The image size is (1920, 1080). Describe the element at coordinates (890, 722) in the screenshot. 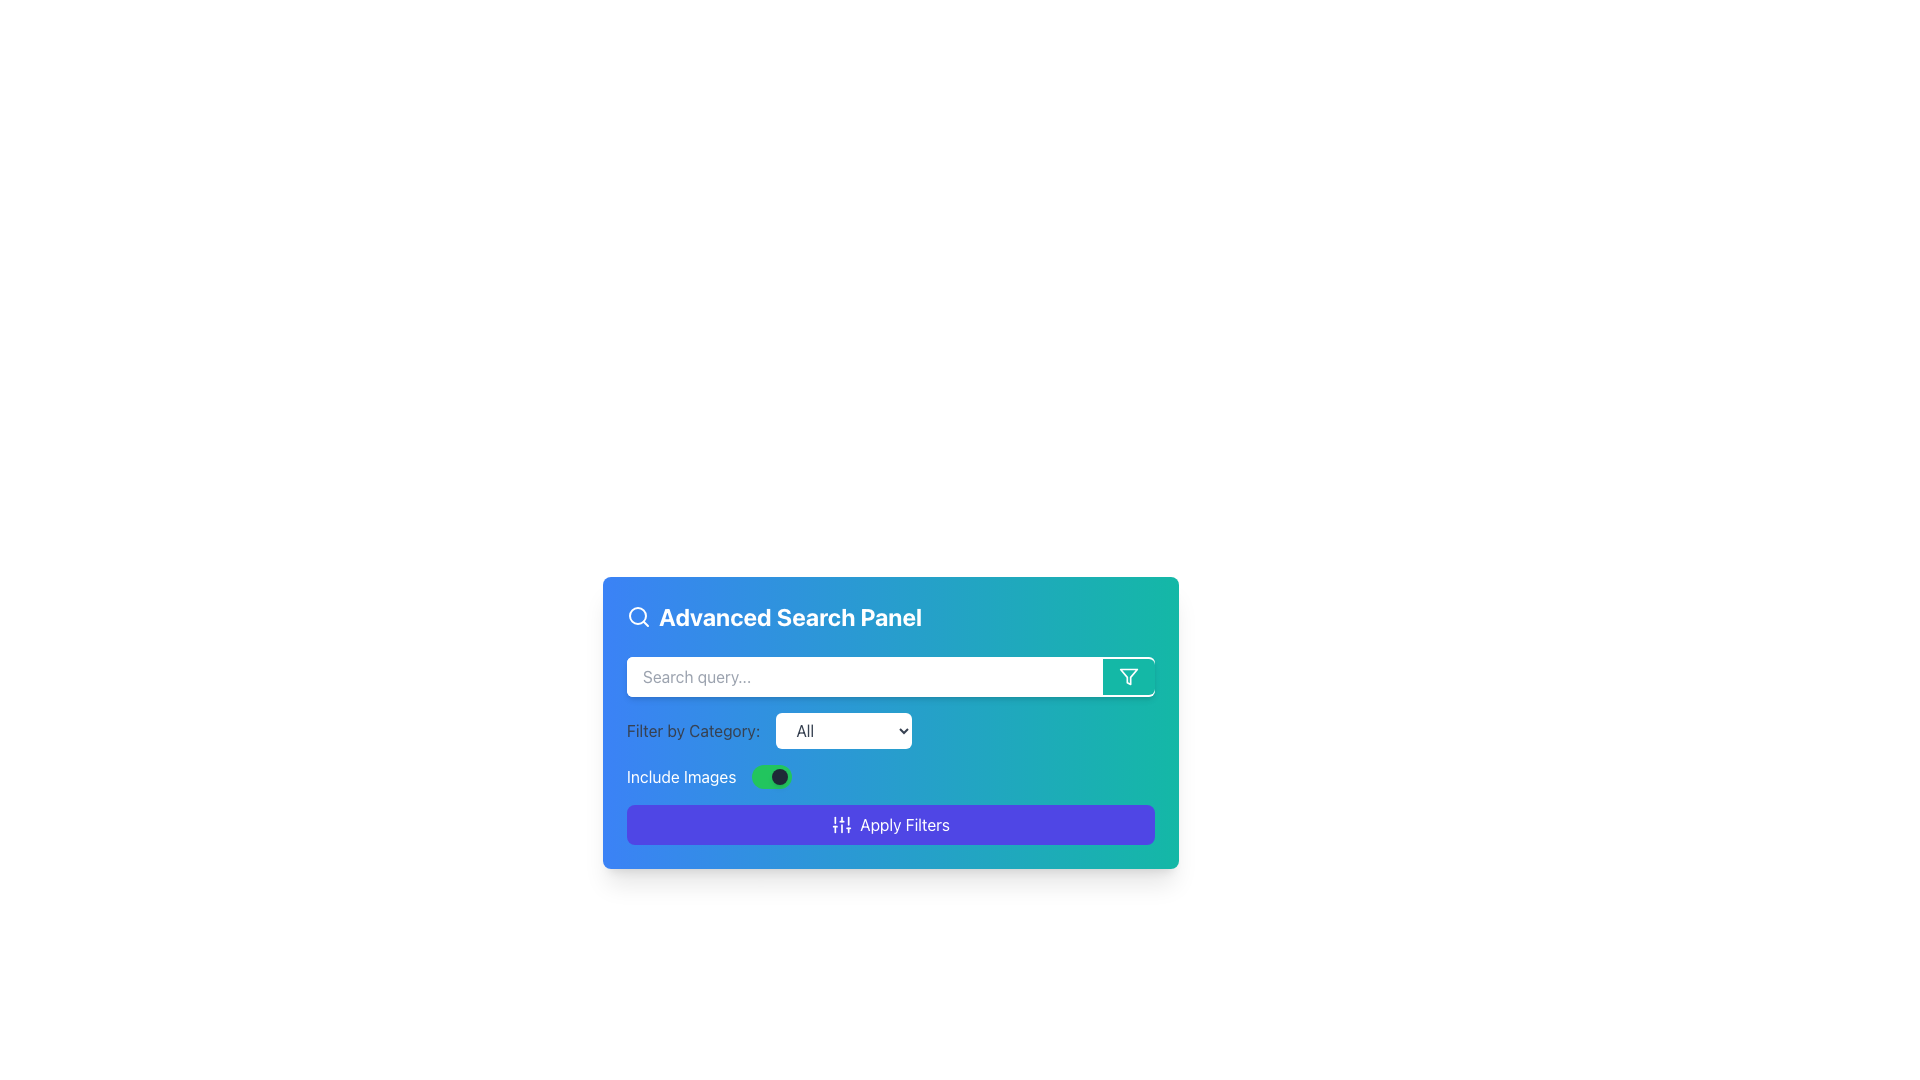

I see `the downward-facing arrow of the 'Filter by Category' dropdown menu` at that location.